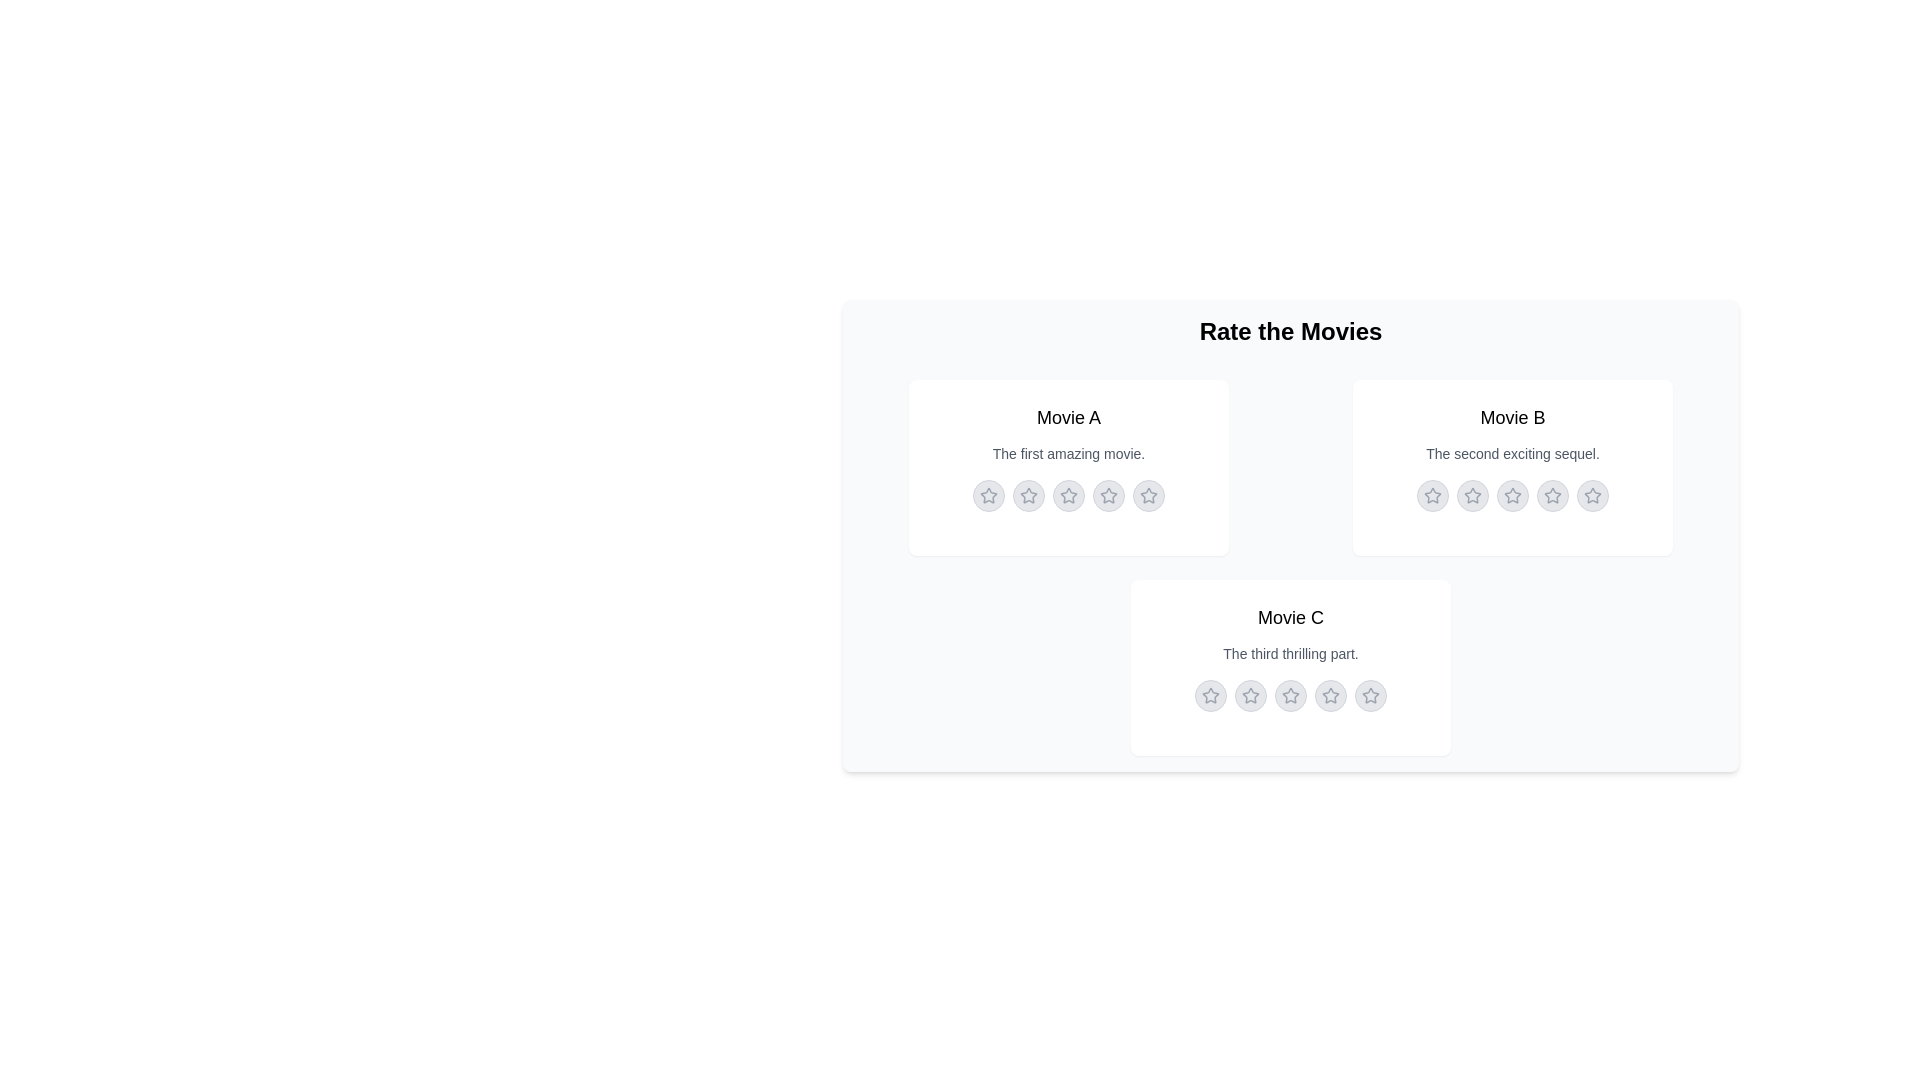 The width and height of the screenshot is (1920, 1080). What do you see at coordinates (1028, 495) in the screenshot?
I see `the second clickable rating star icon under the 'Movie A' section` at bounding box center [1028, 495].